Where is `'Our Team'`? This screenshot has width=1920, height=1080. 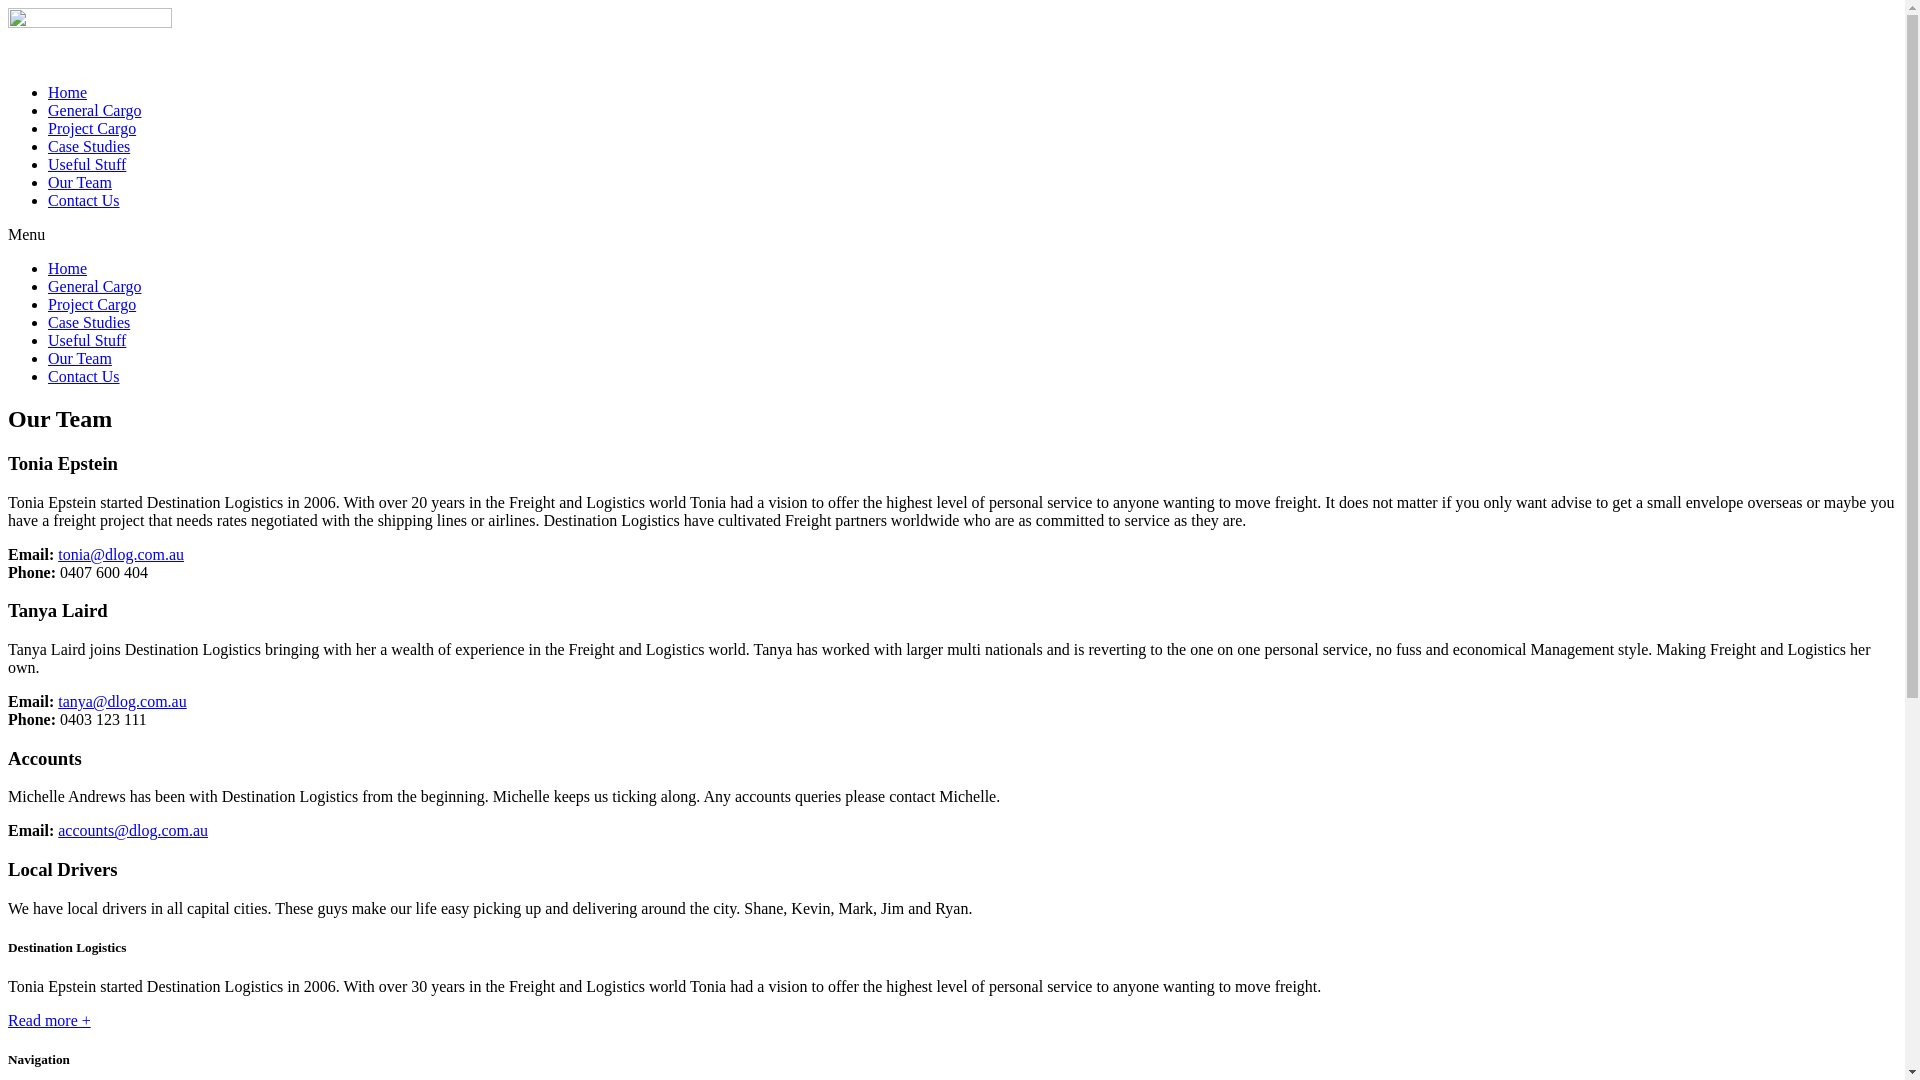
'Our Team' is located at coordinates (80, 357).